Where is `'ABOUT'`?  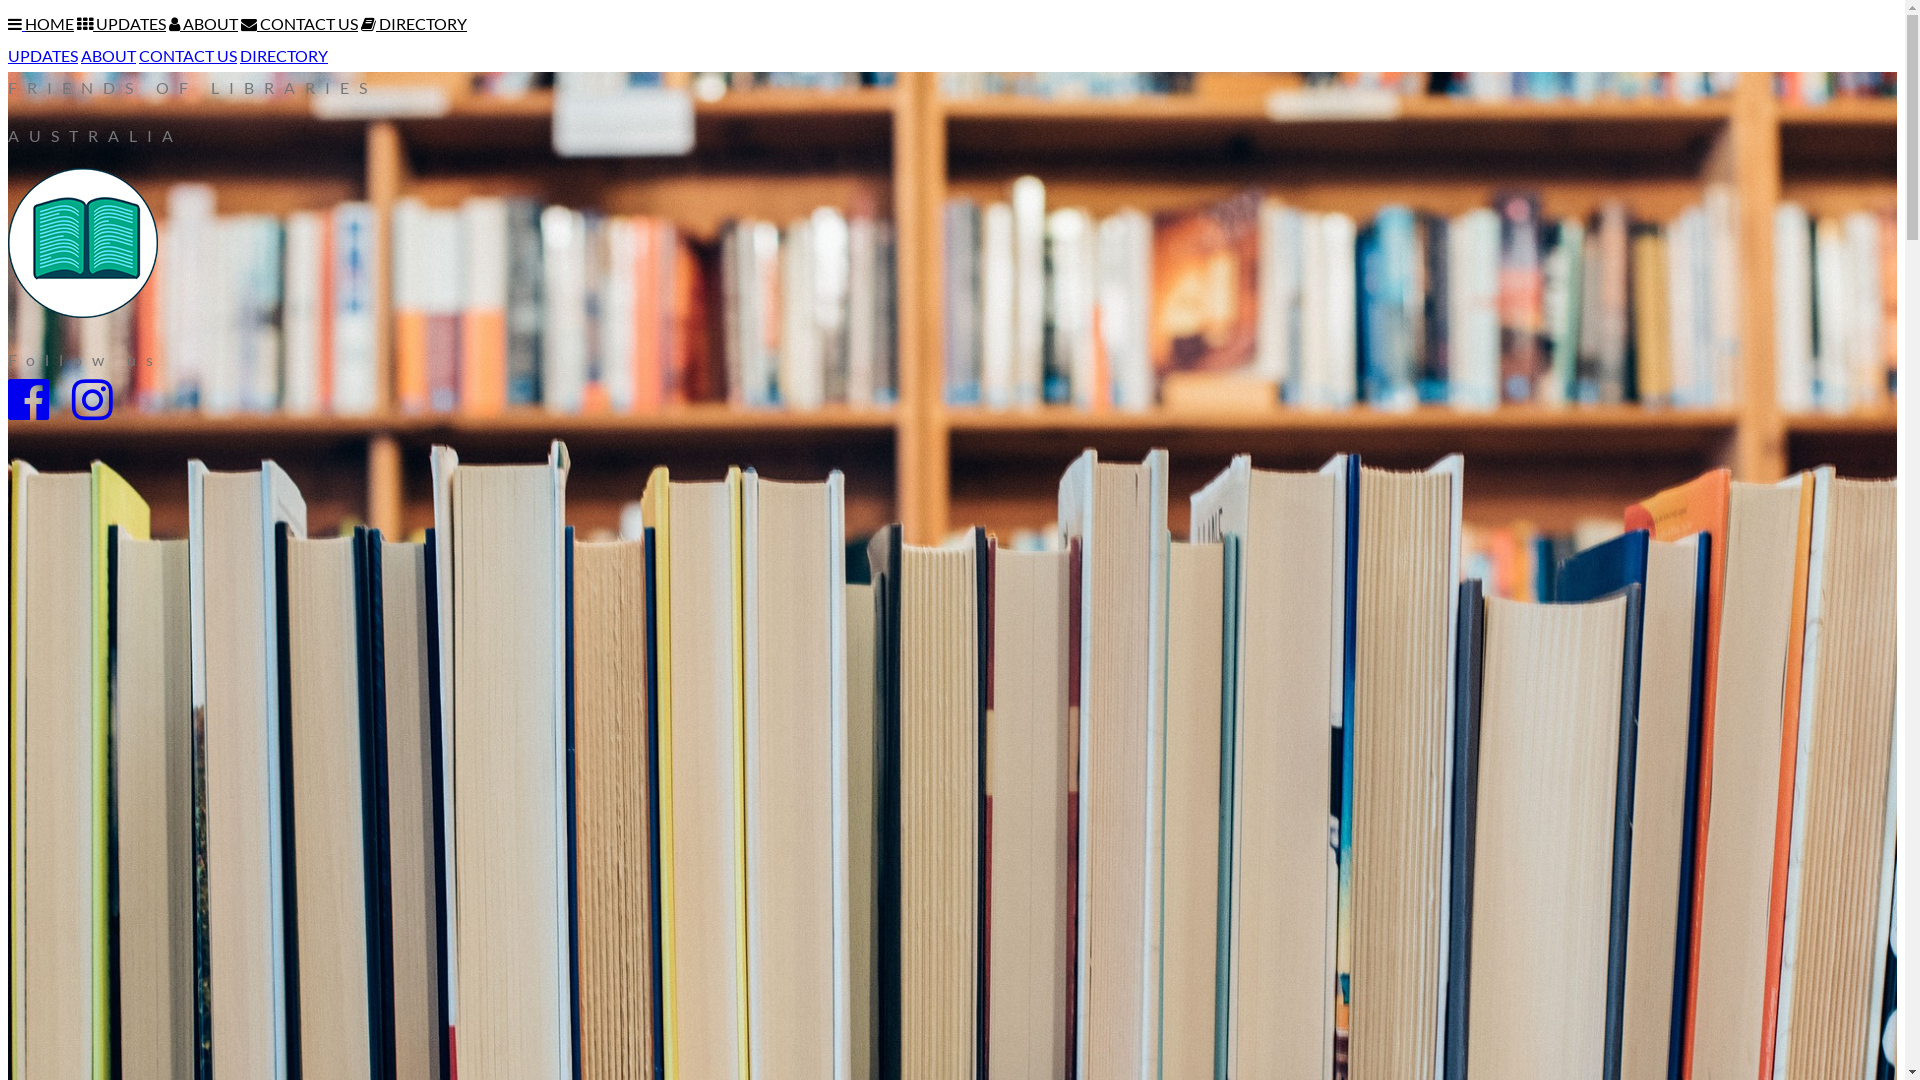
'ABOUT' is located at coordinates (107, 54).